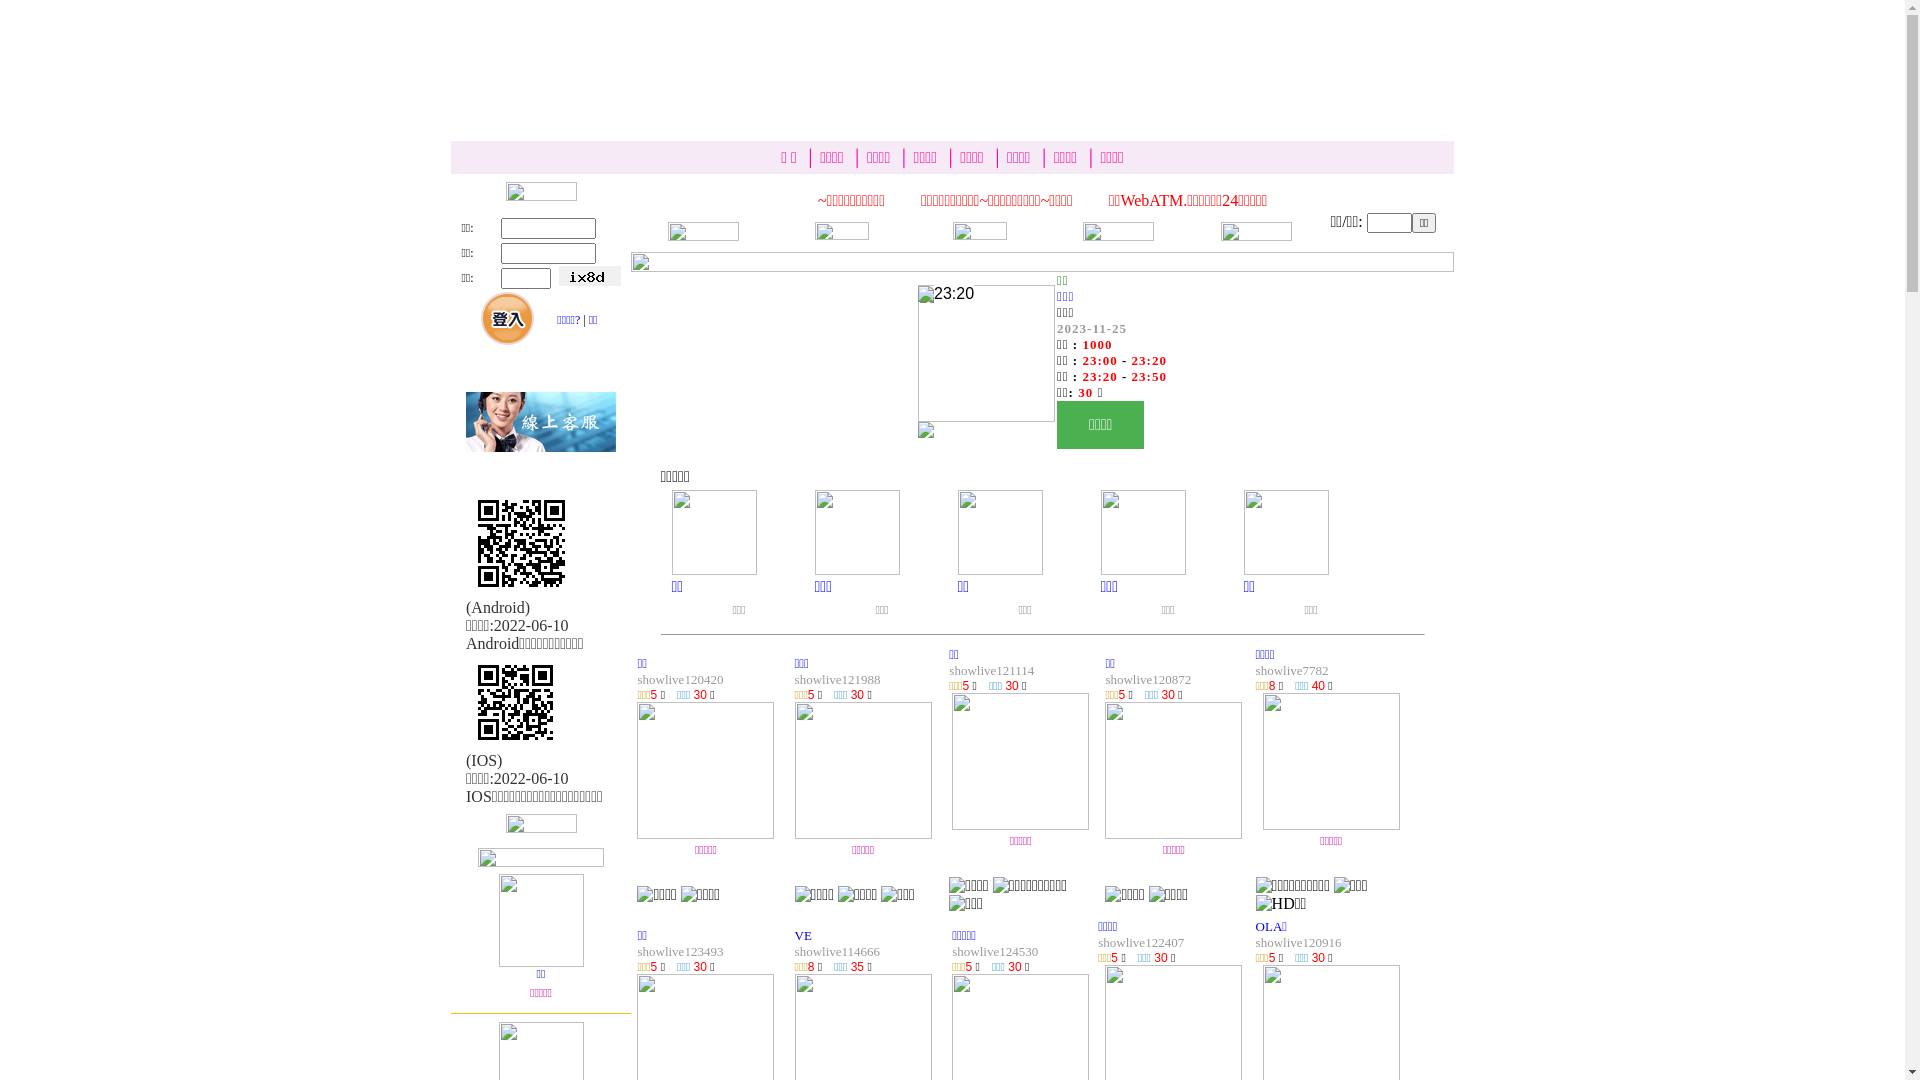 This screenshot has height=1080, width=1920. I want to click on 'VE', so click(803, 935).